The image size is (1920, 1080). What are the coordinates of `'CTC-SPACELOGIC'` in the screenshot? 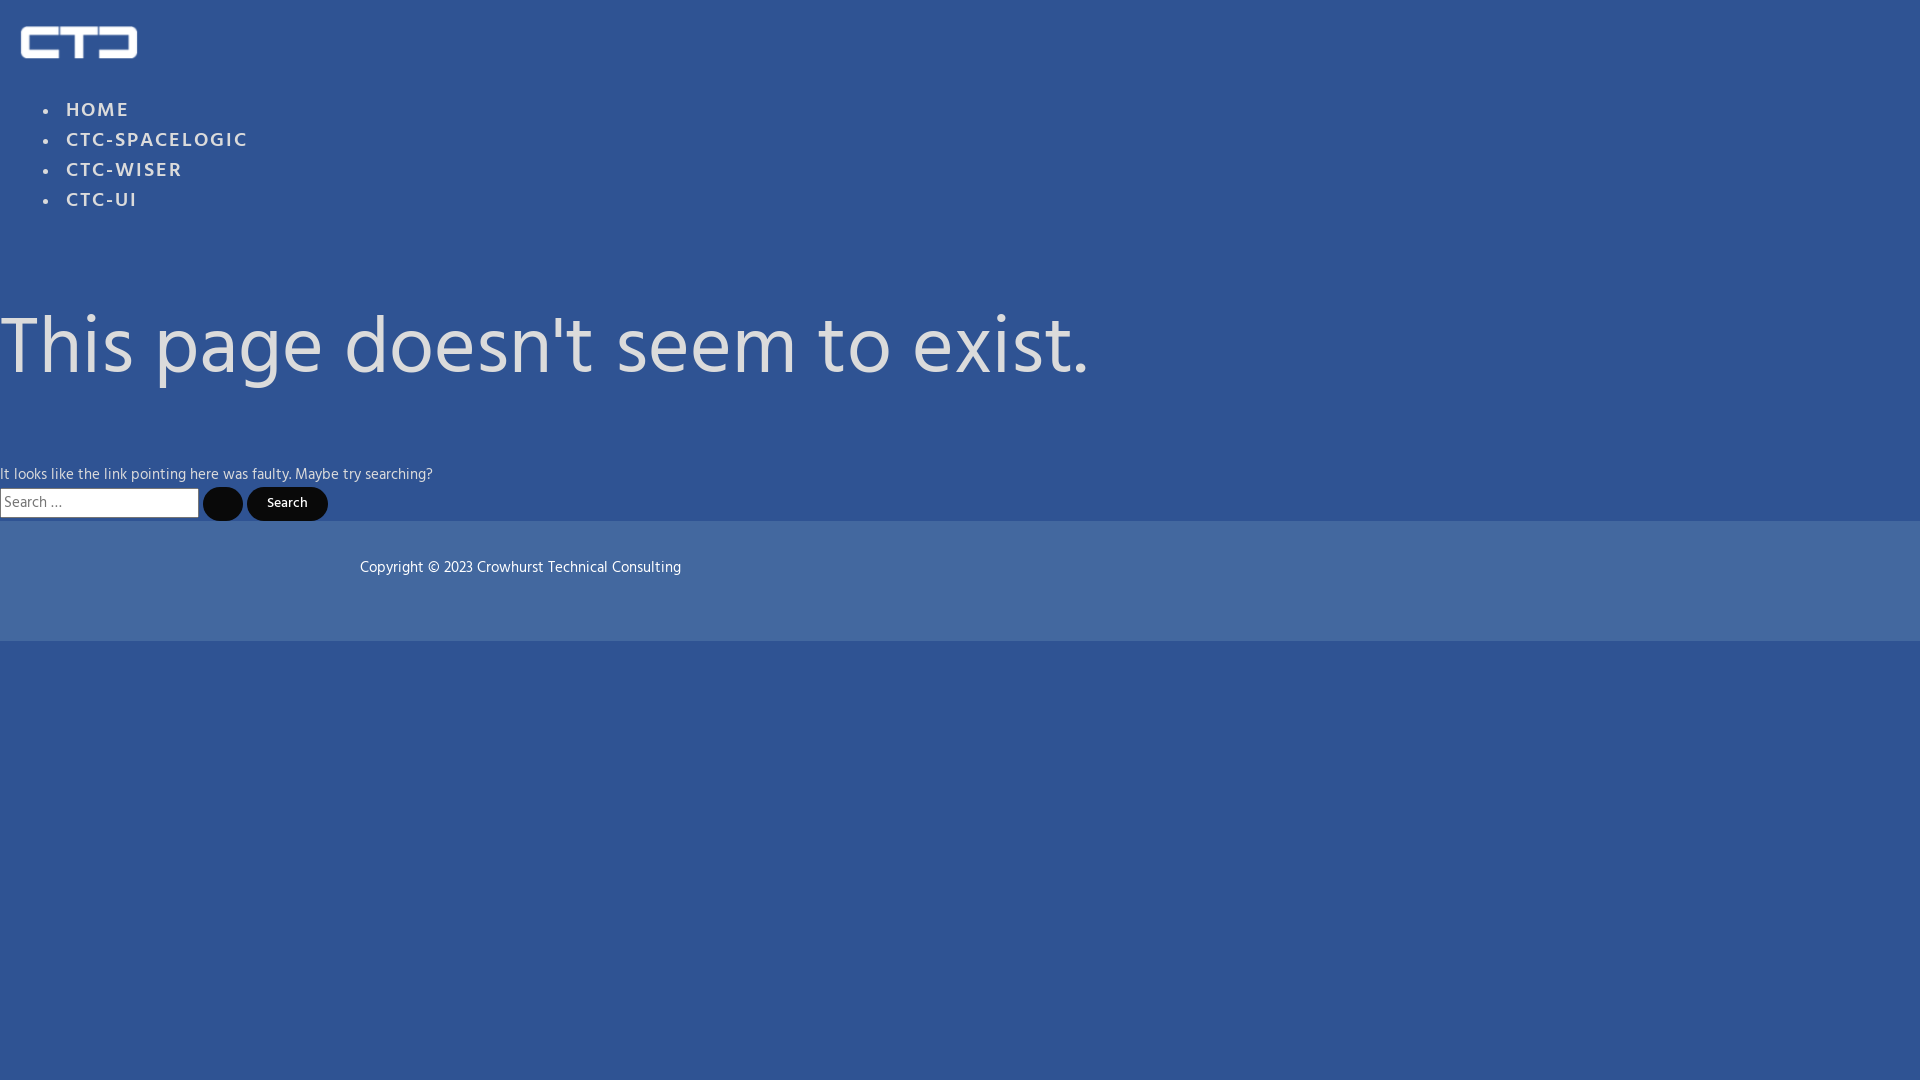 It's located at (156, 146).